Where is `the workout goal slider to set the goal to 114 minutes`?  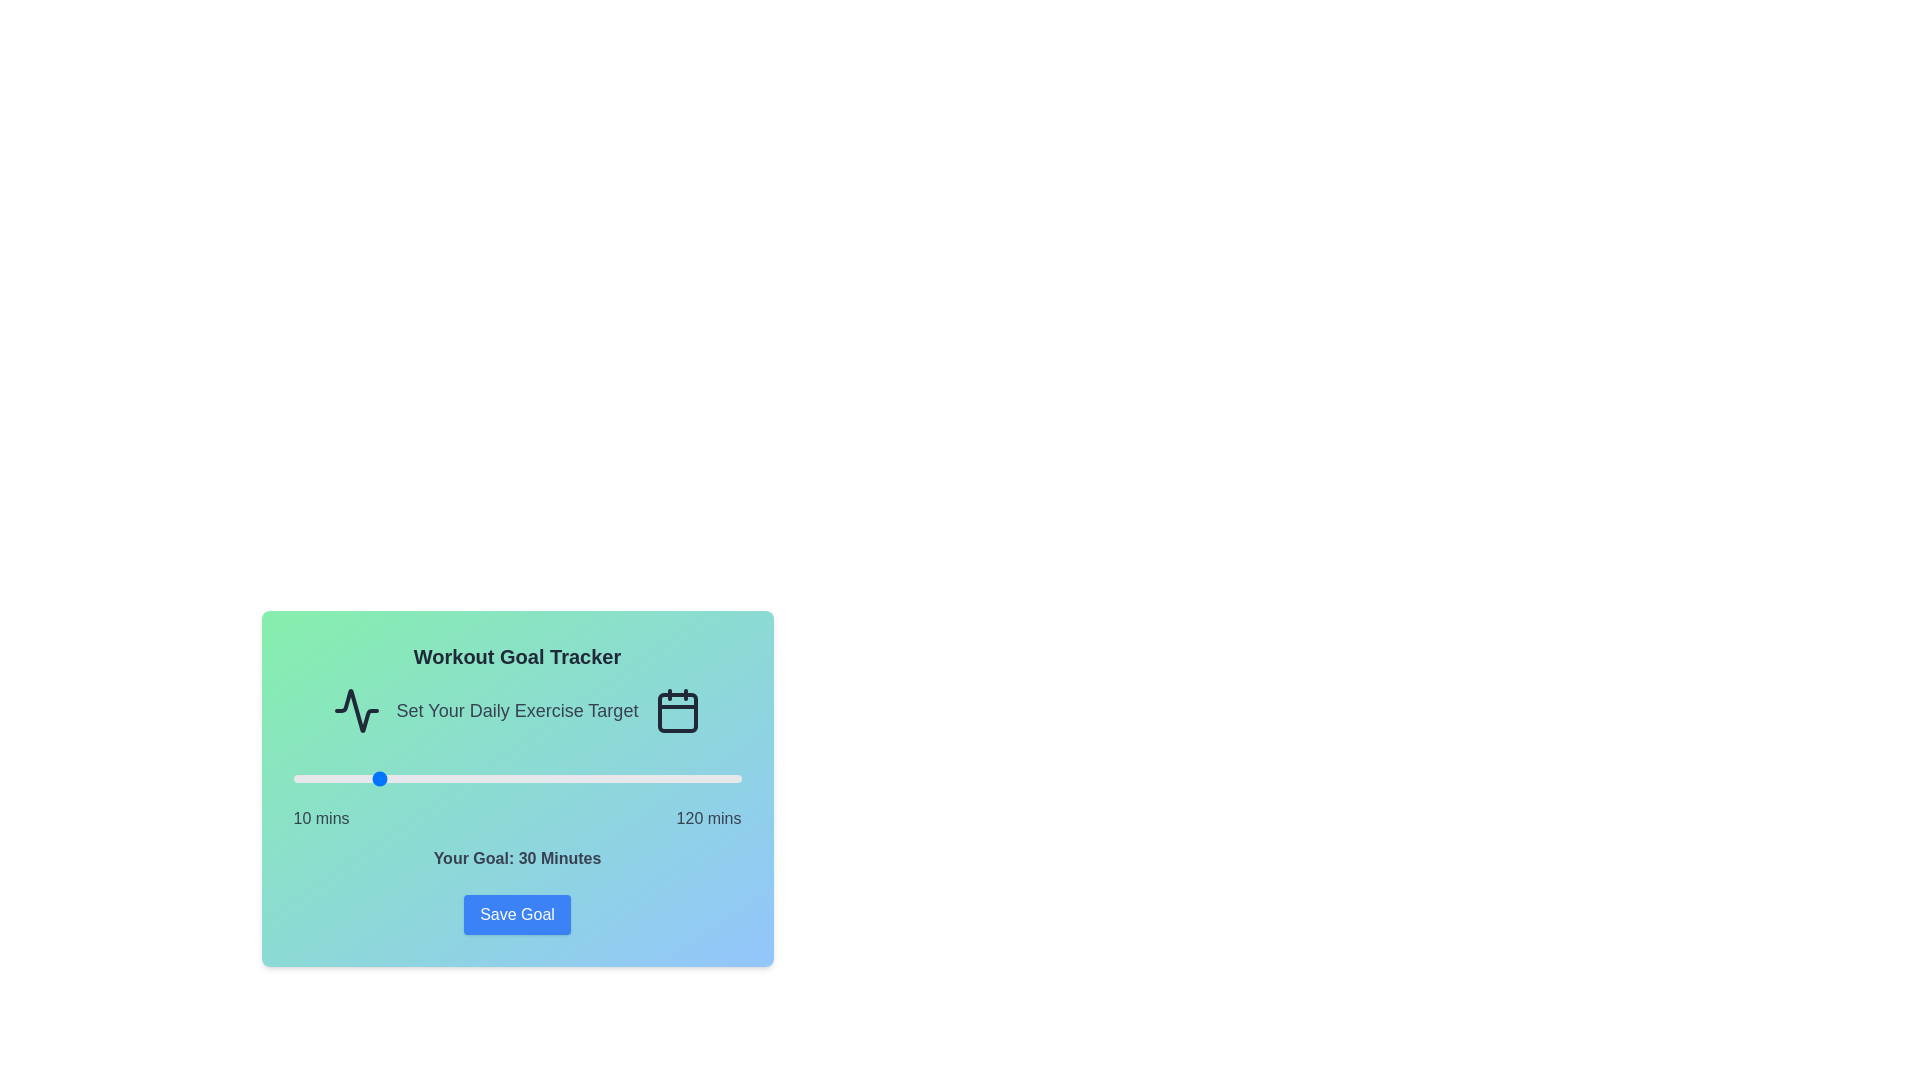 the workout goal slider to set the goal to 114 minutes is located at coordinates (717, 778).